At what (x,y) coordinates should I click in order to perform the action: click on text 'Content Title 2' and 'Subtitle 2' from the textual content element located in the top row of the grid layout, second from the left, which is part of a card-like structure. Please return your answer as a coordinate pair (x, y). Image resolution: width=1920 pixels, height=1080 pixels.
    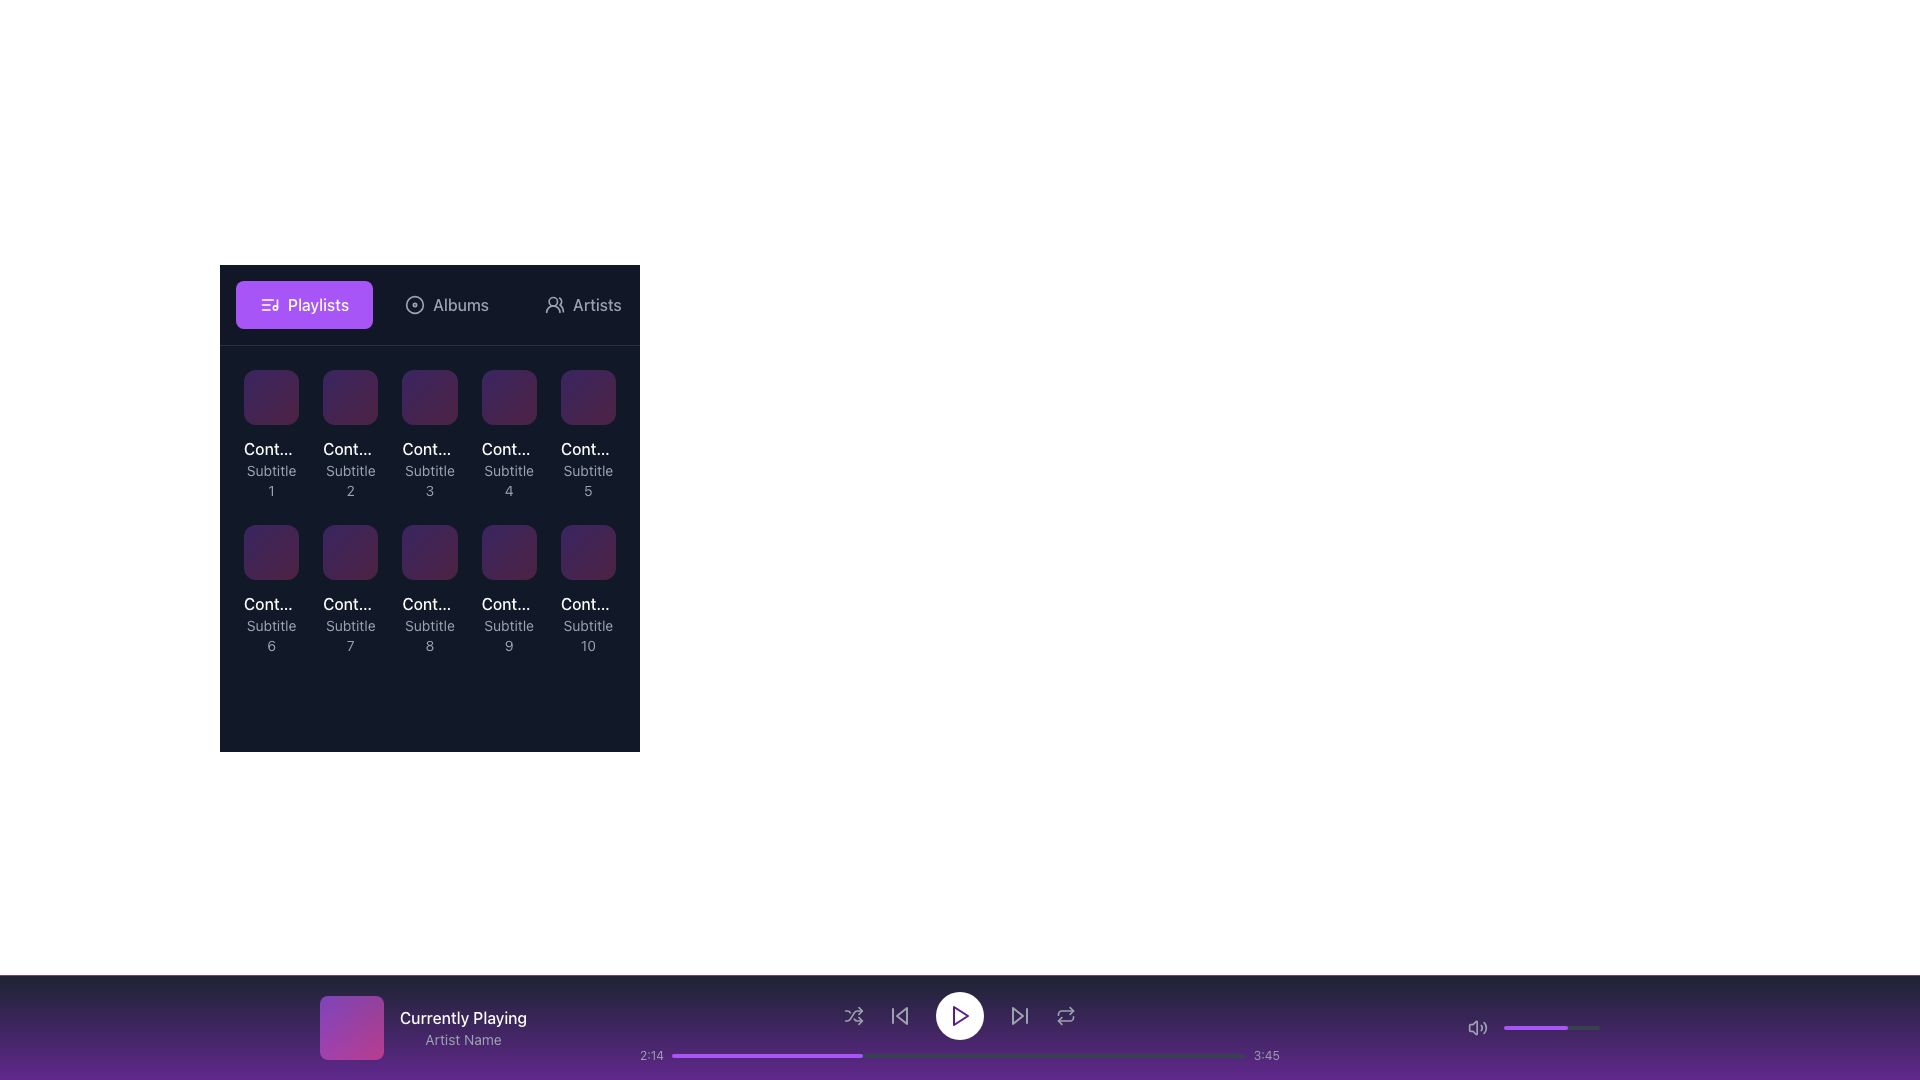
    Looking at the image, I should click on (350, 469).